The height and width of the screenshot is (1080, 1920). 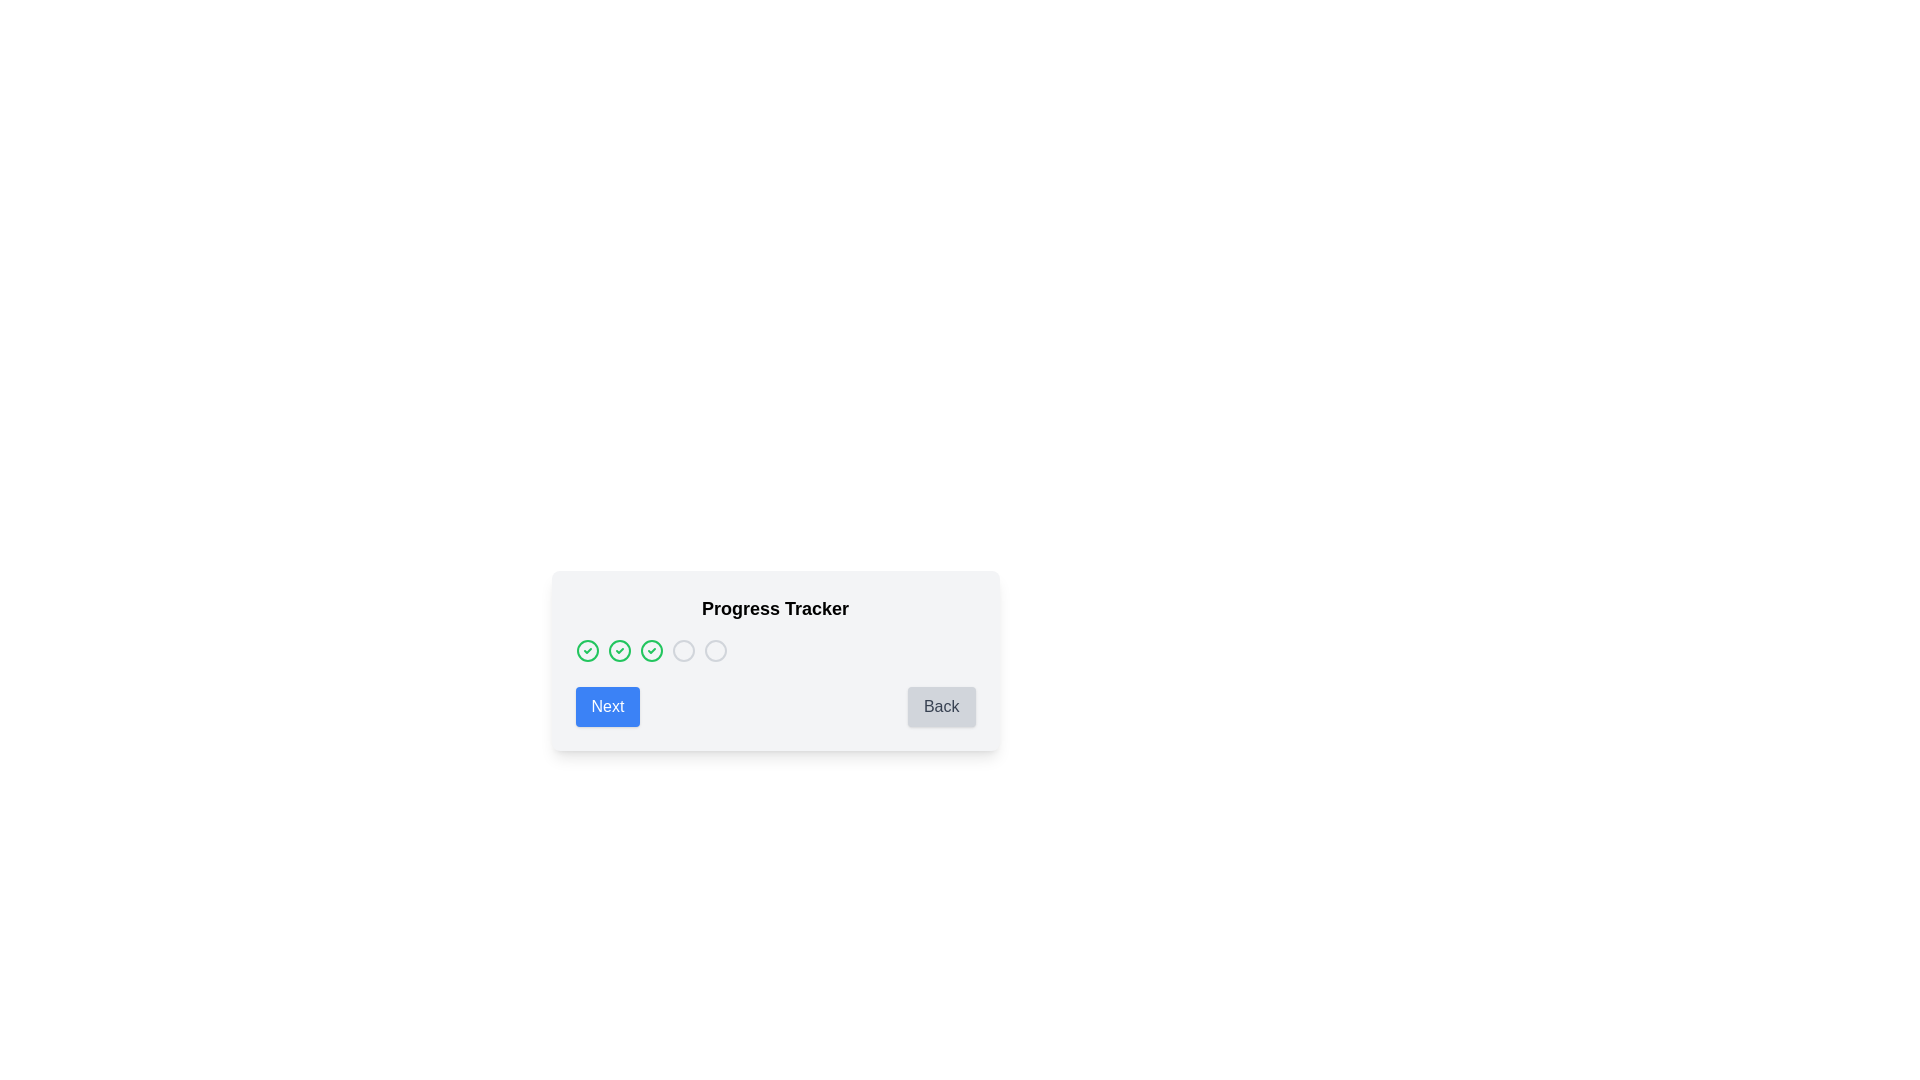 I want to click on the 'Previous' button located in the lower-right section of the interface, which is the second button in a two-button layout, so click(x=940, y=705).